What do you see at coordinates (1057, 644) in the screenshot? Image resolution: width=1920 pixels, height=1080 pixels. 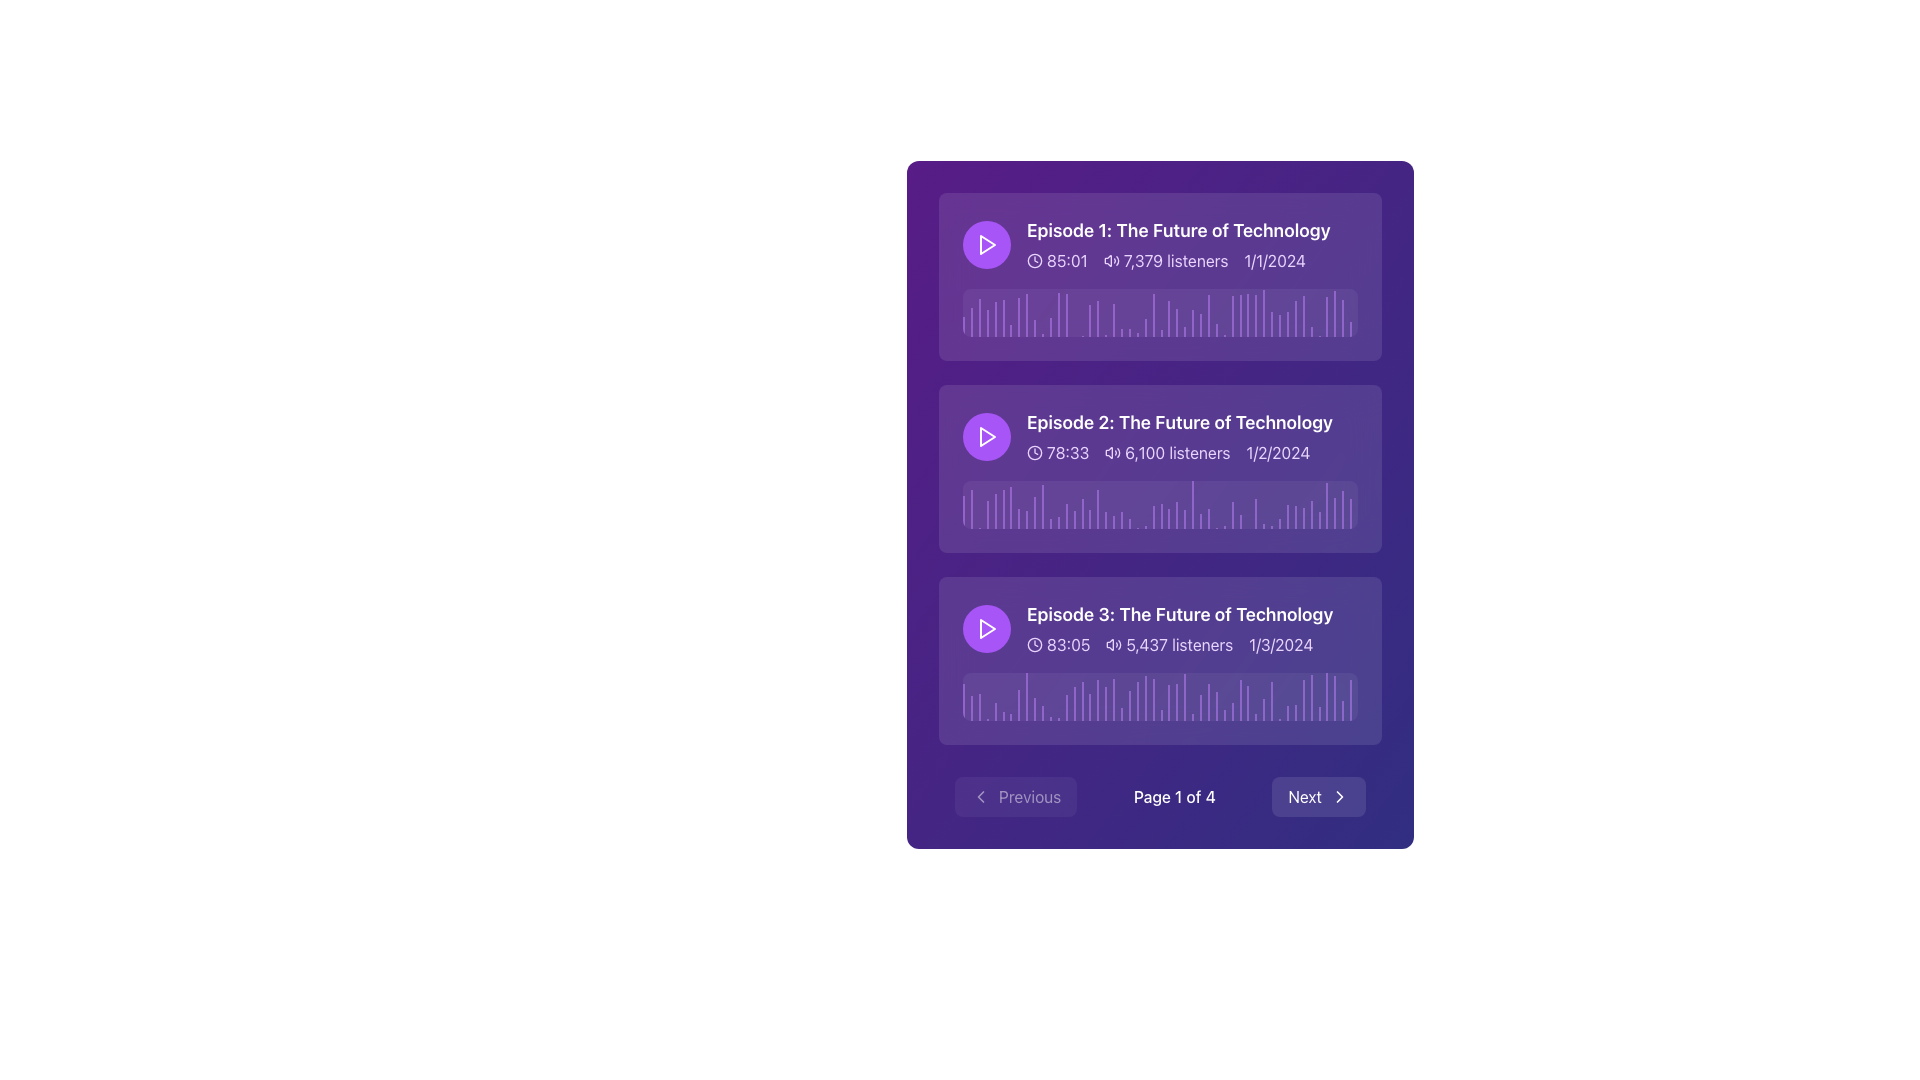 I see `the Text with Icon that indicates the duration of the episode, located at the bottom section of the content panel under 'Episode 3: The Future of Technology'` at bounding box center [1057, 644].